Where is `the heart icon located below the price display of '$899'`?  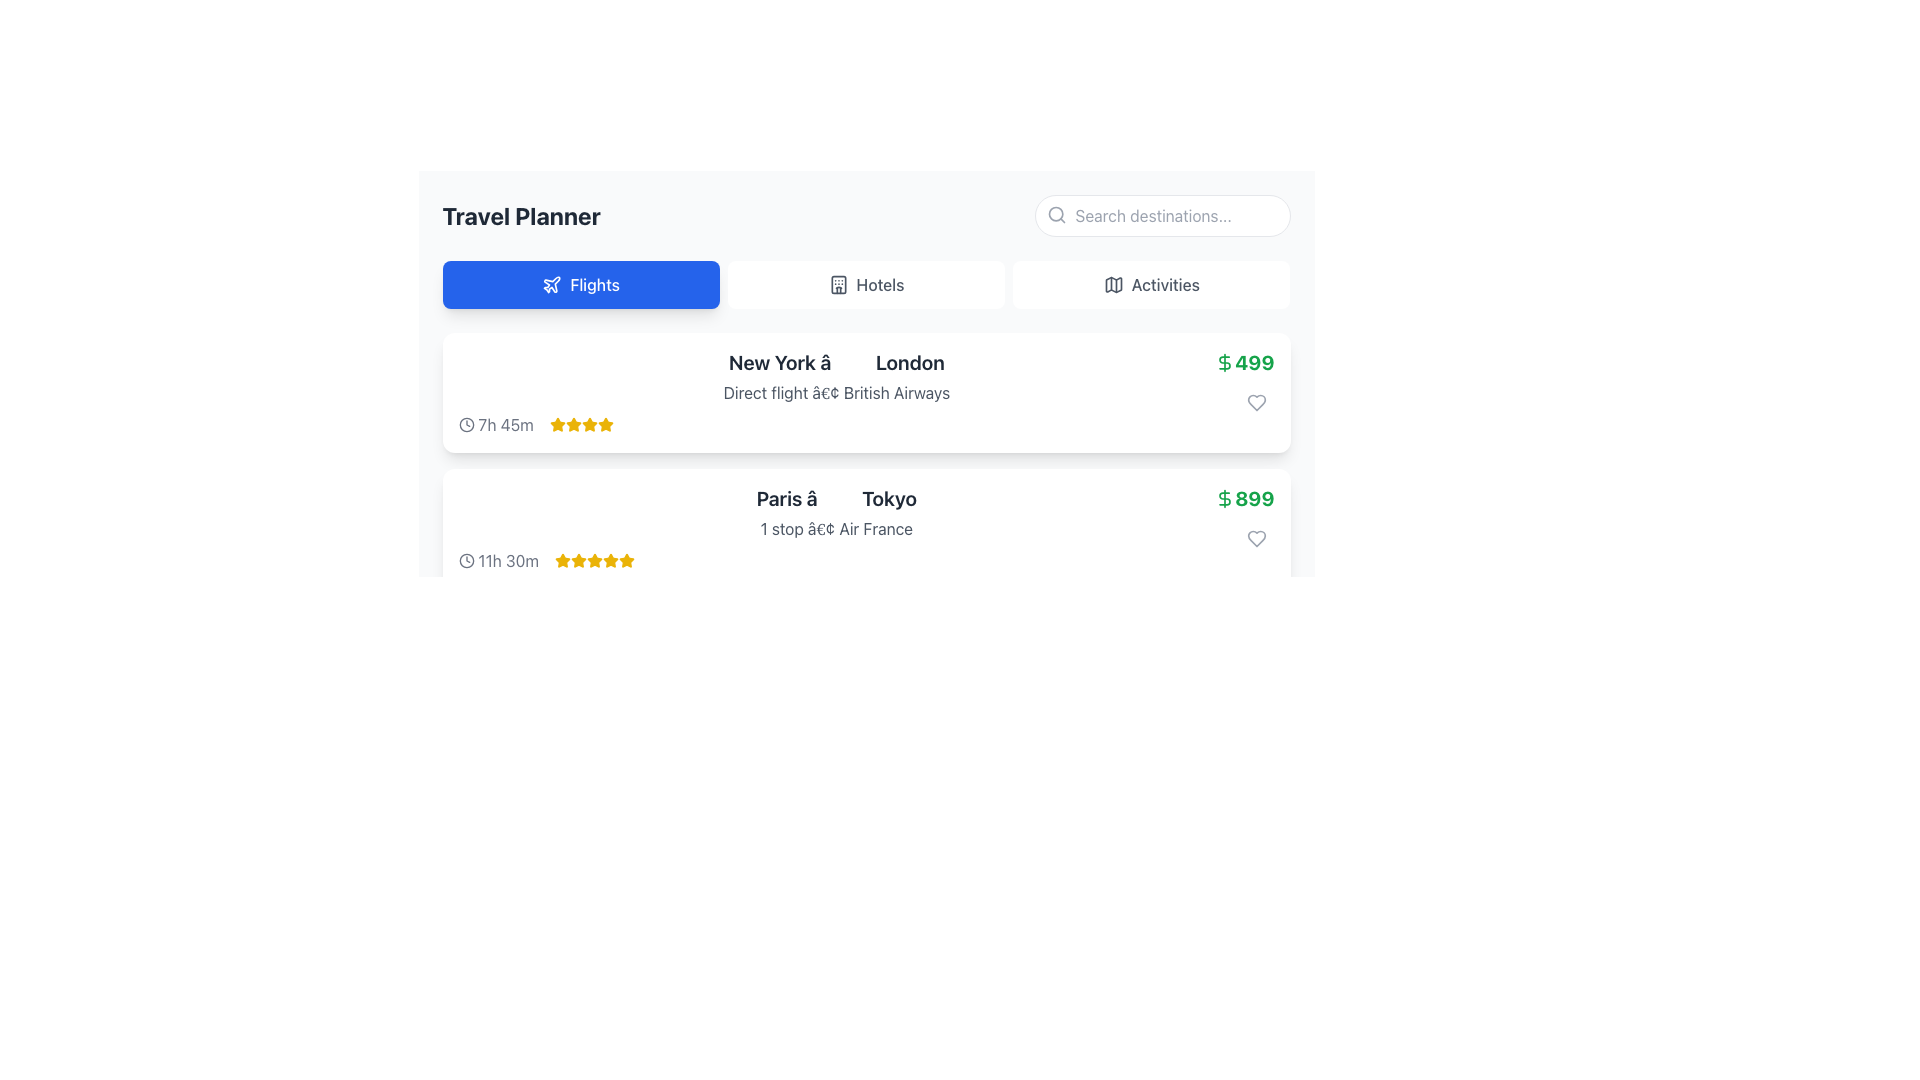 the heart icon located below the price display of '$899' is located at coordinates (1243, 519).